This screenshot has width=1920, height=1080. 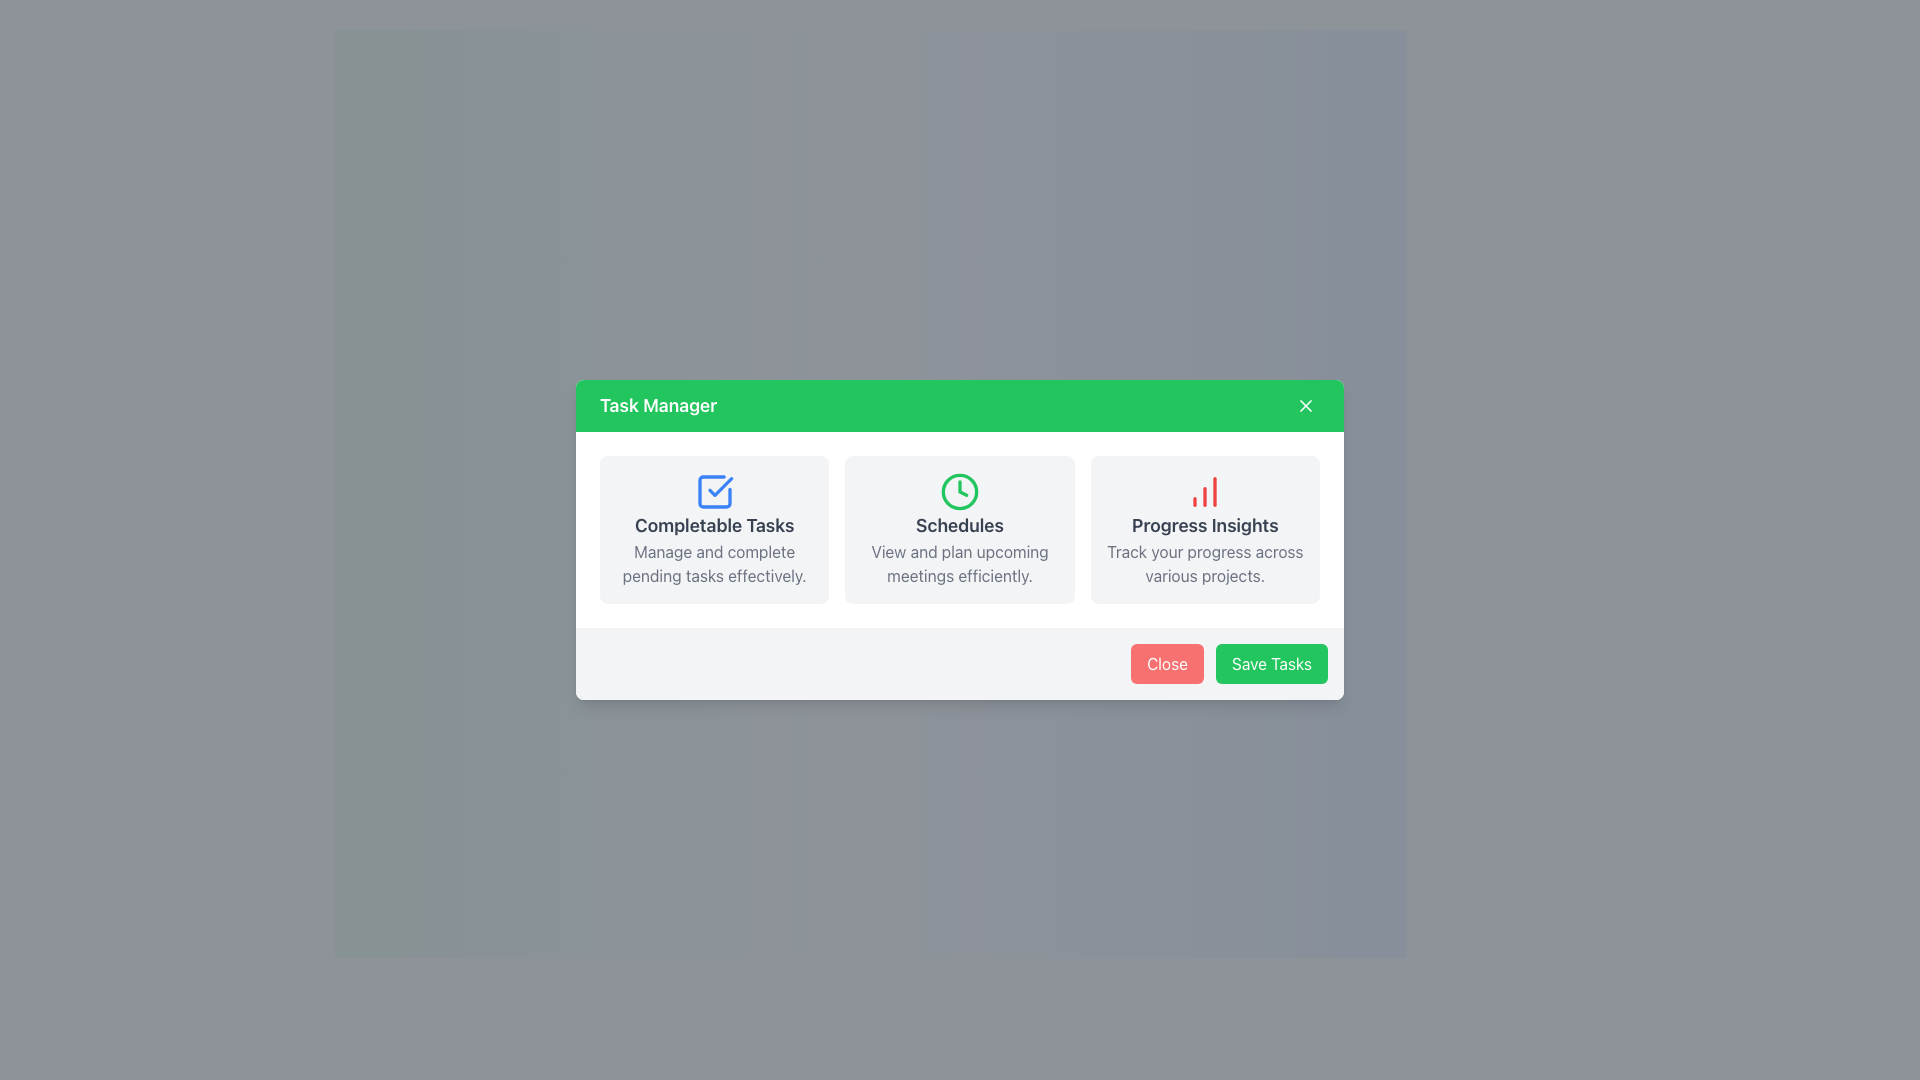 What do you see at coordinates (960, 524) in the screenshot?
I see `text label that serves as the title for the section dedicated to viewing and planning upcoming meetings, located in the second card of three horizontally arranged cards` at bounding box center [960, 524].